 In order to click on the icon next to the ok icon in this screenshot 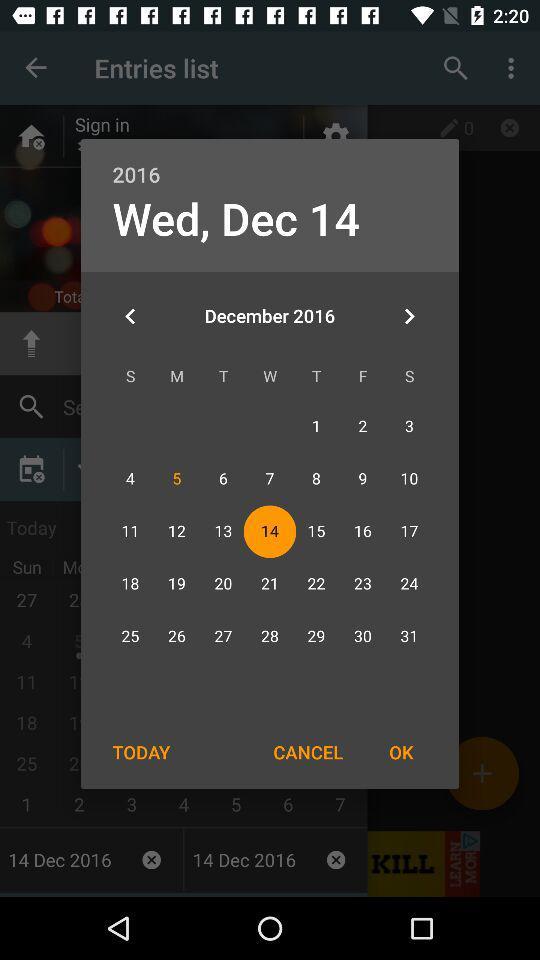, I will do `click(308, 751)`.